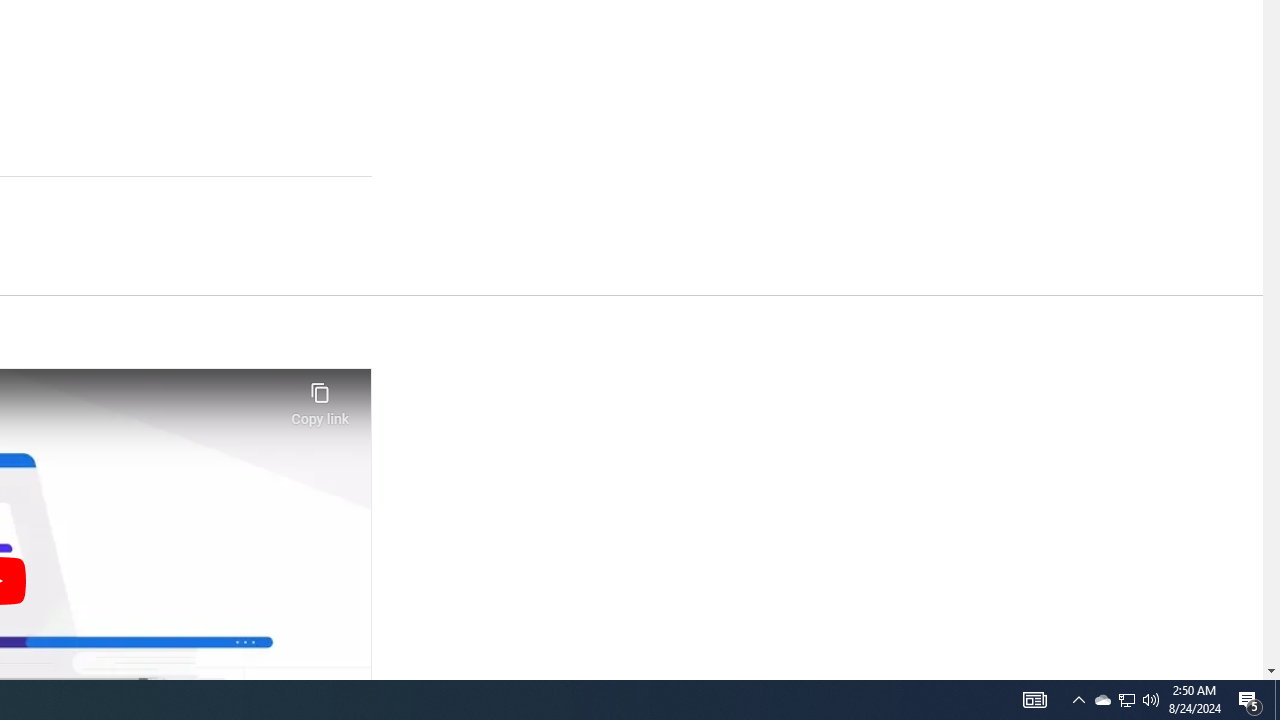 The height and width of the screenshot is (720, 1280). I want to click on 'Copy link', so click(320, 398).